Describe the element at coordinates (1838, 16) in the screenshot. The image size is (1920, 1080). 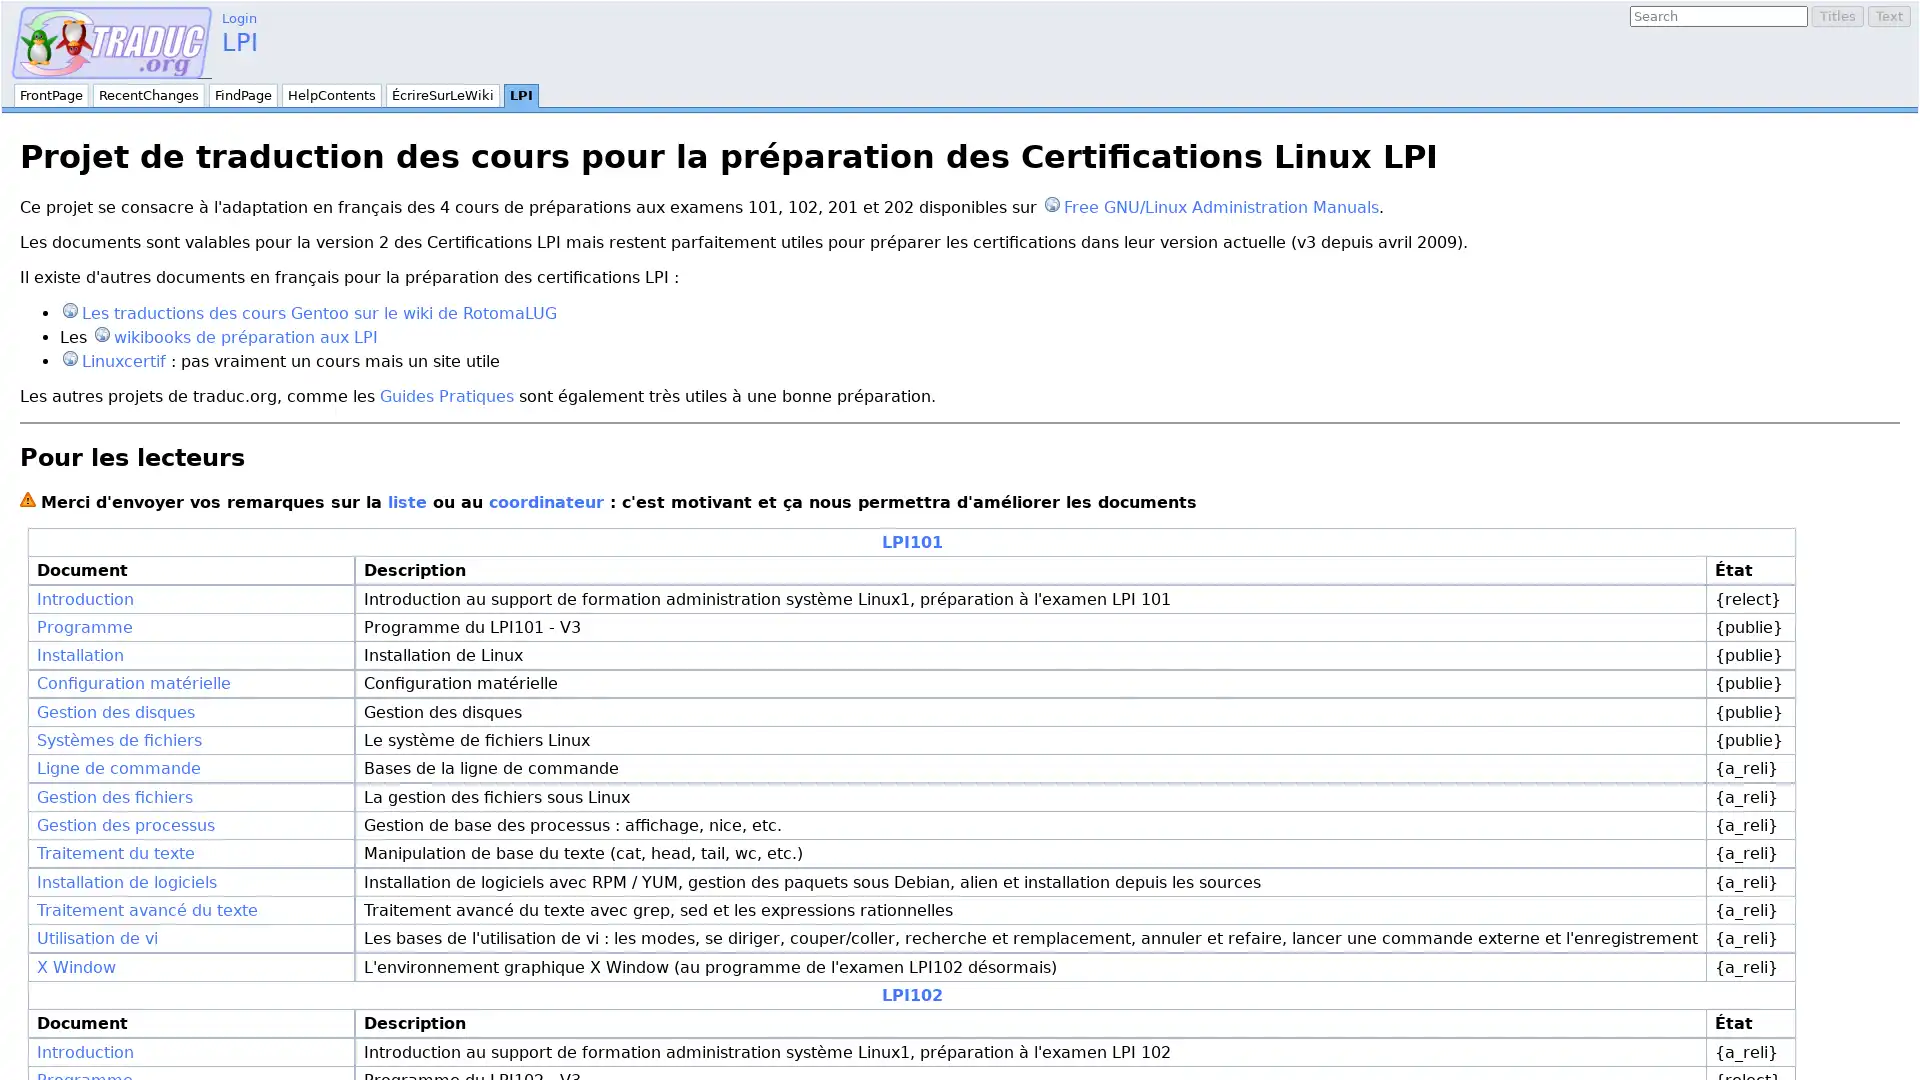
I see `Titles` at that location.